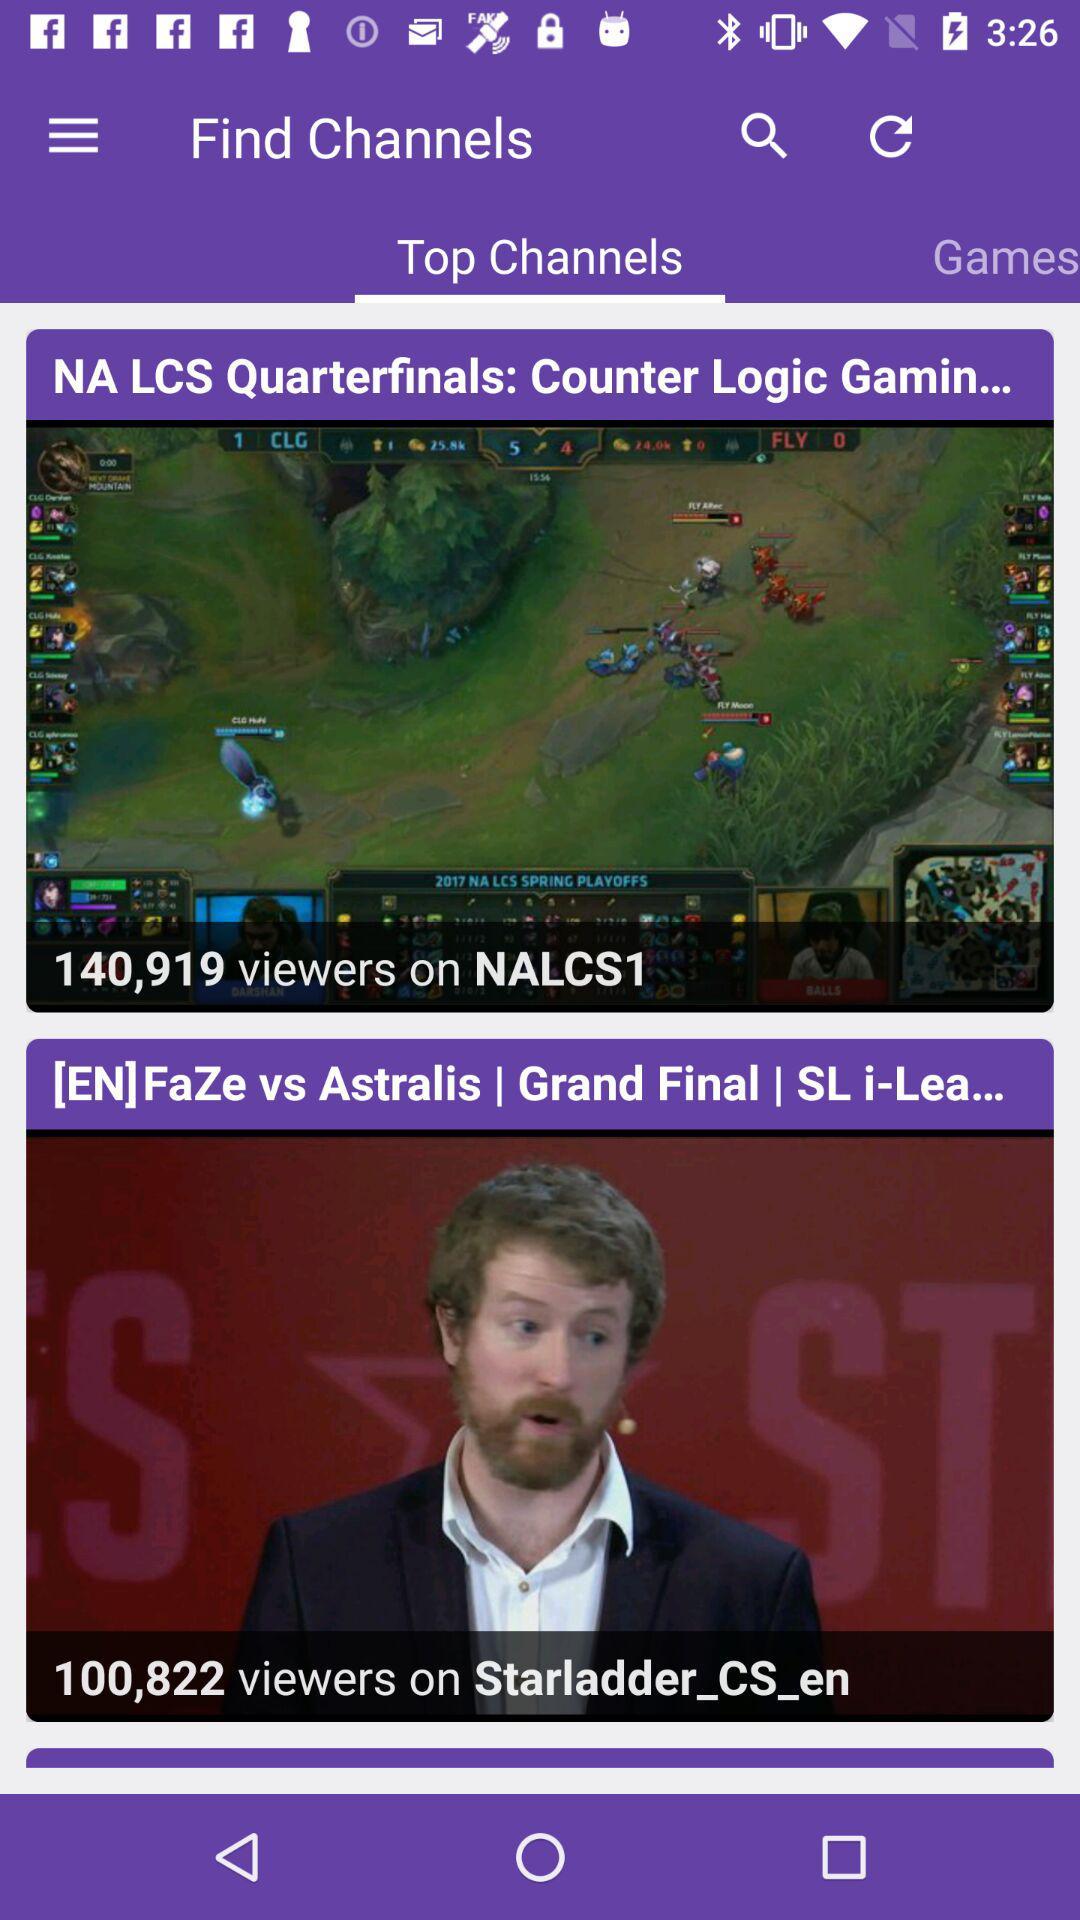 This screenshot has width=1080, height=1920. What do you see at coordinates (1006, 254) in the screenshot?
I see `option next to top channels` at bounding box center [1006, 254].